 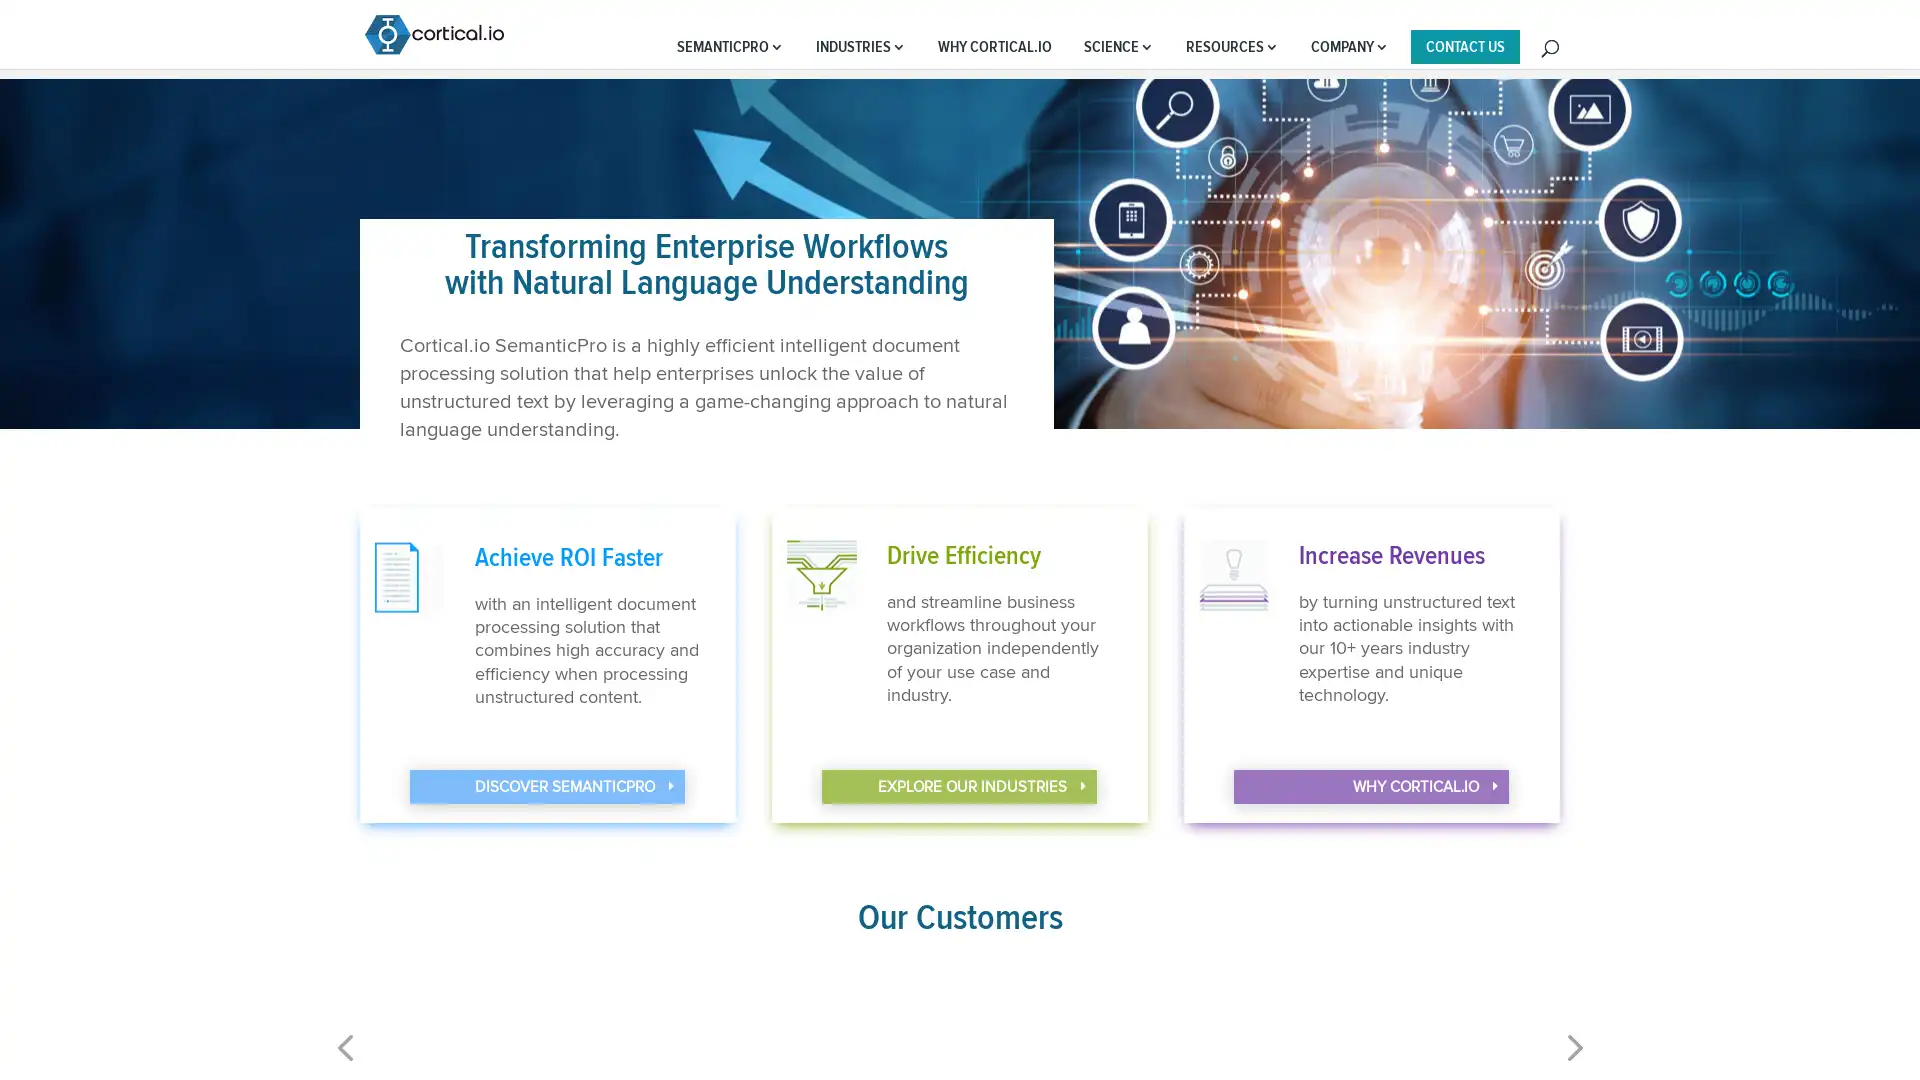 I want to click on Previous Item, so click(x=1571, y=1059).